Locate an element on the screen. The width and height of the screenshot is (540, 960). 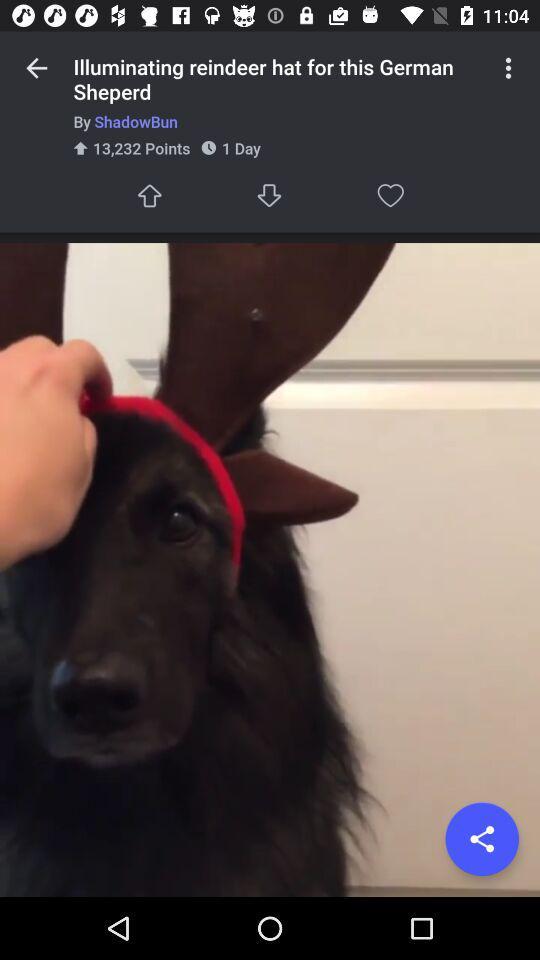
the arrow_backward icon is located at coordinates (36, 68).